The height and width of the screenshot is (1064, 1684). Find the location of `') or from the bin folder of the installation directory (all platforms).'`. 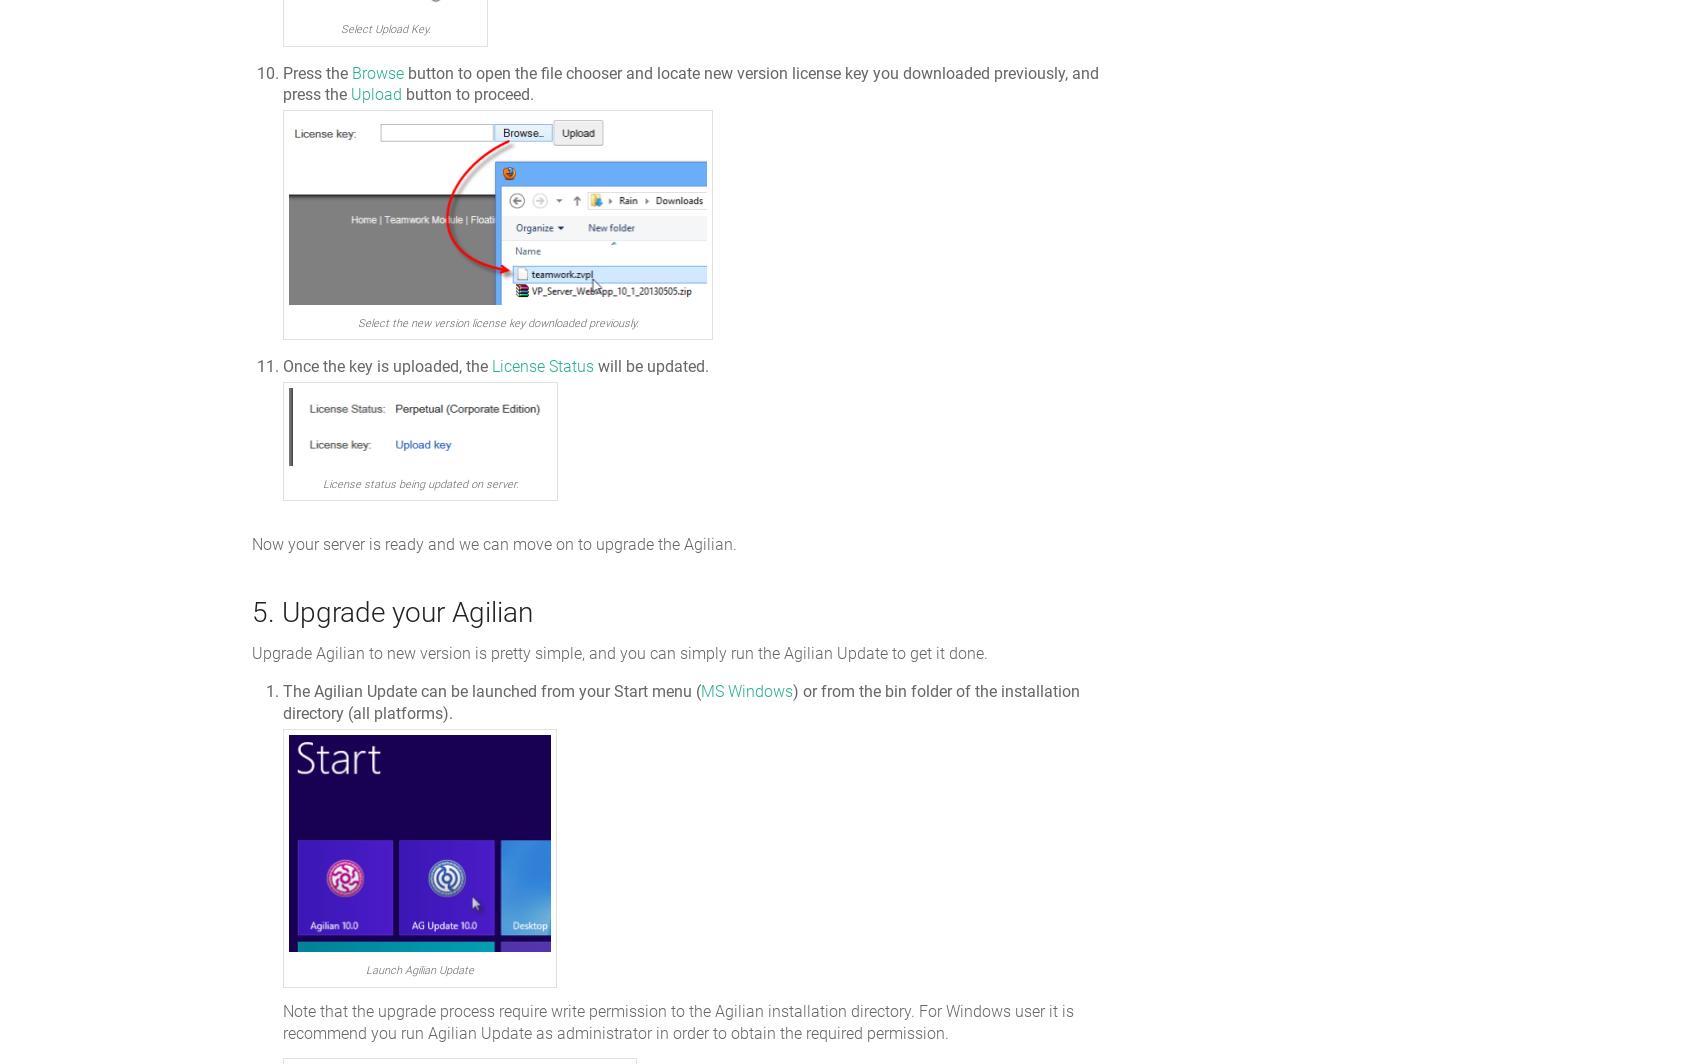

') or from the bin folder of the installation directory (all platforms).' is located at coordinates (681, 702).